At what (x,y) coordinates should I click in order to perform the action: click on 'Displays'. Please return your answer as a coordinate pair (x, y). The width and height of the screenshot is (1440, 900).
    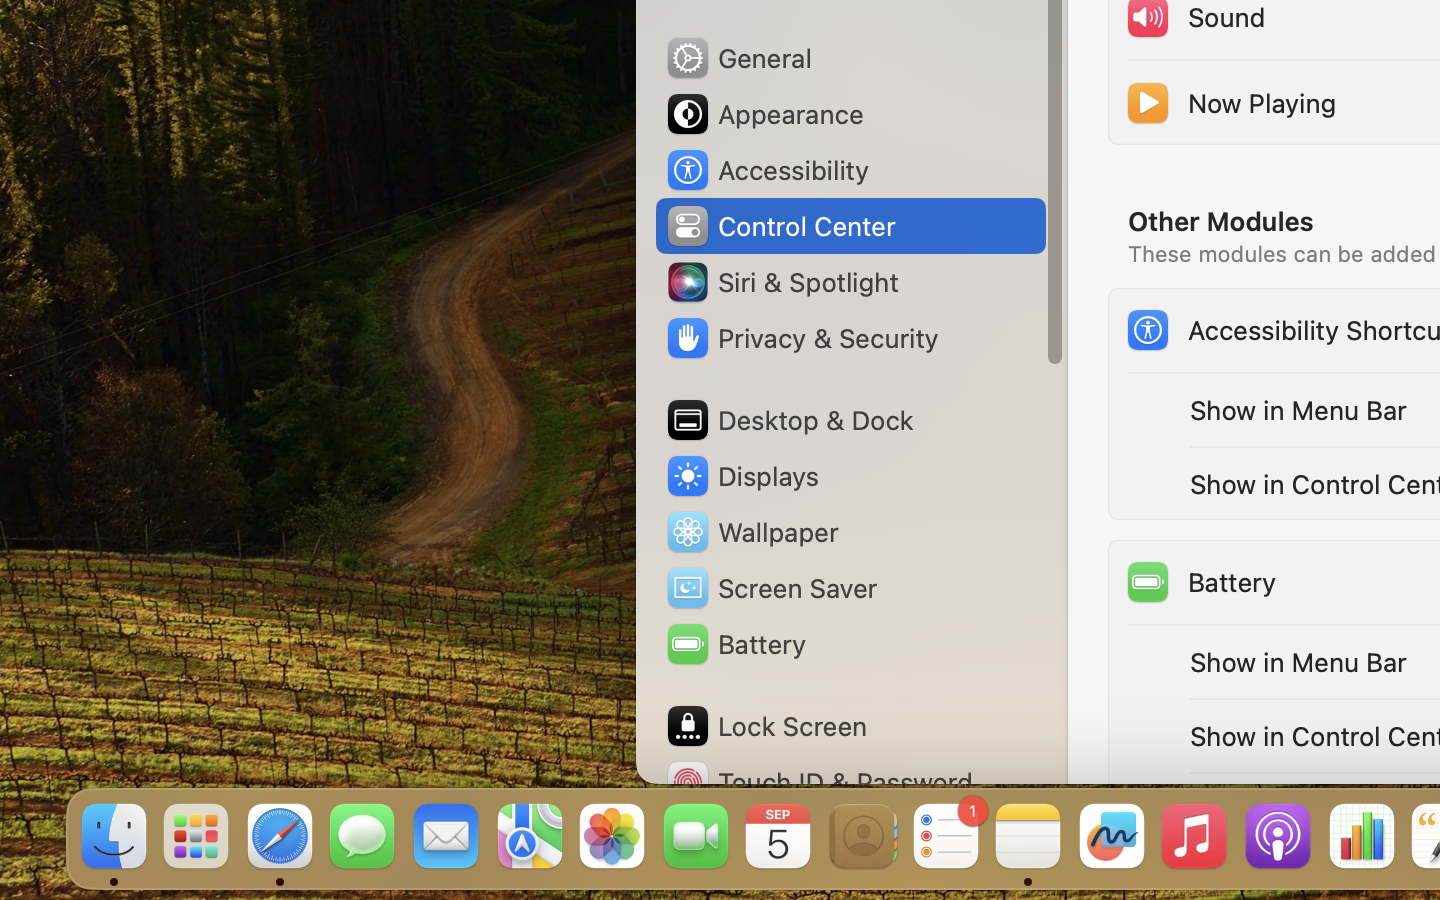
    Looking at the image, I should click on (741, 475).